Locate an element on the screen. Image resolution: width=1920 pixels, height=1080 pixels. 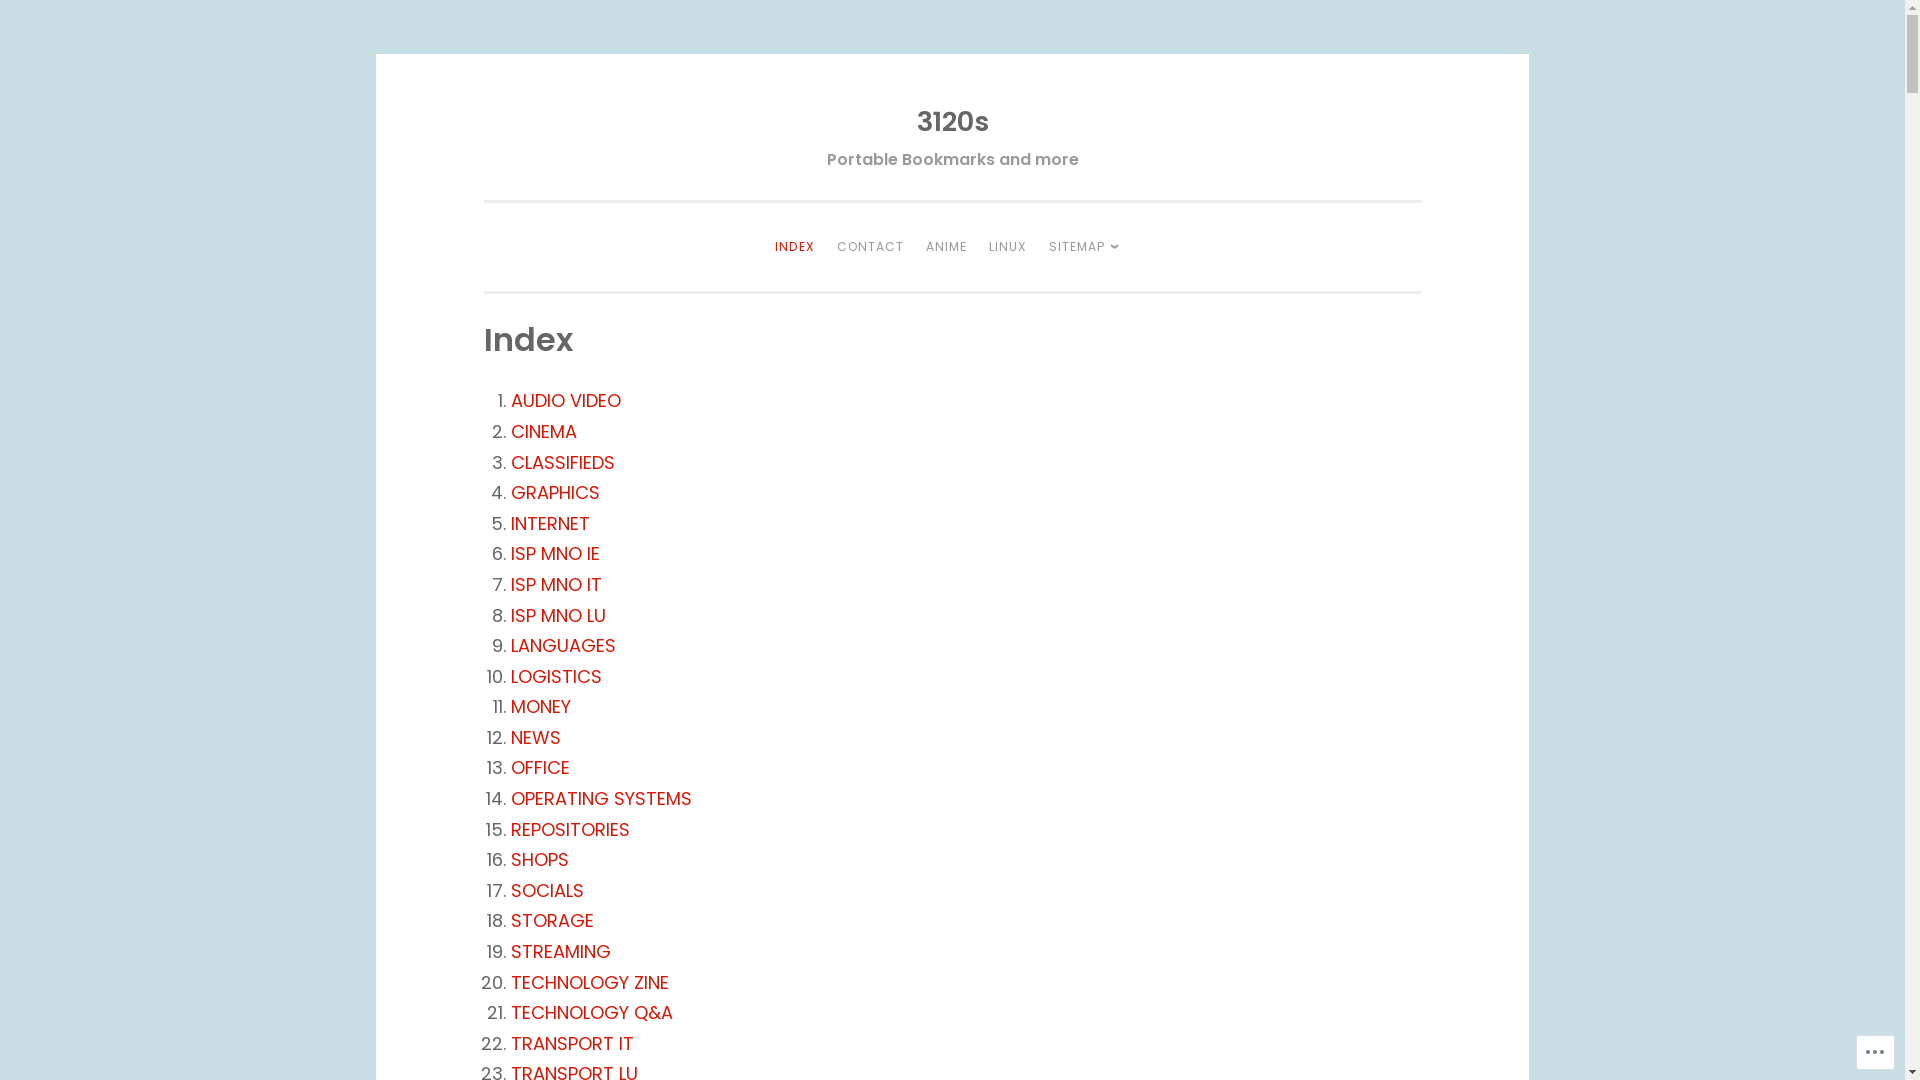
'STREAMING' is located at coordinates (560, 950).